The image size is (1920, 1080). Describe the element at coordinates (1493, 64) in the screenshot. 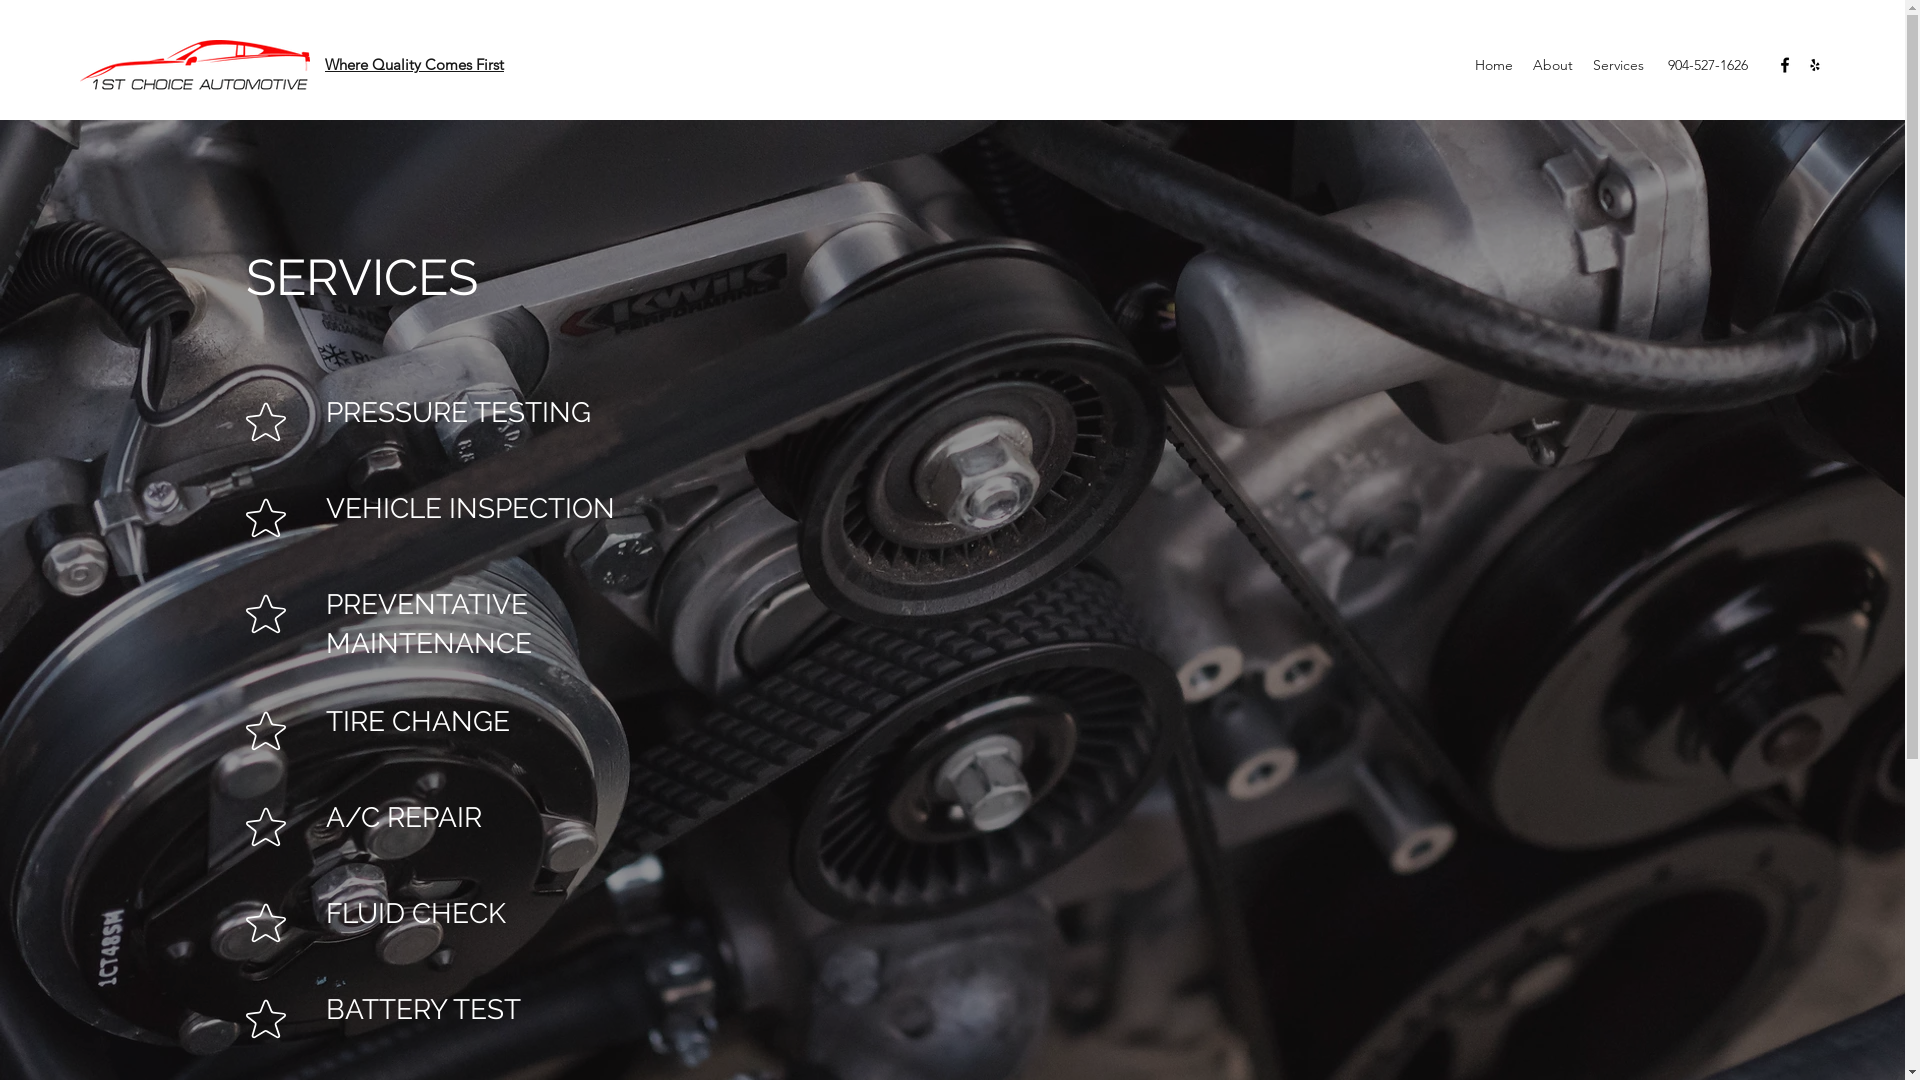

I see `'Home'` at that location.